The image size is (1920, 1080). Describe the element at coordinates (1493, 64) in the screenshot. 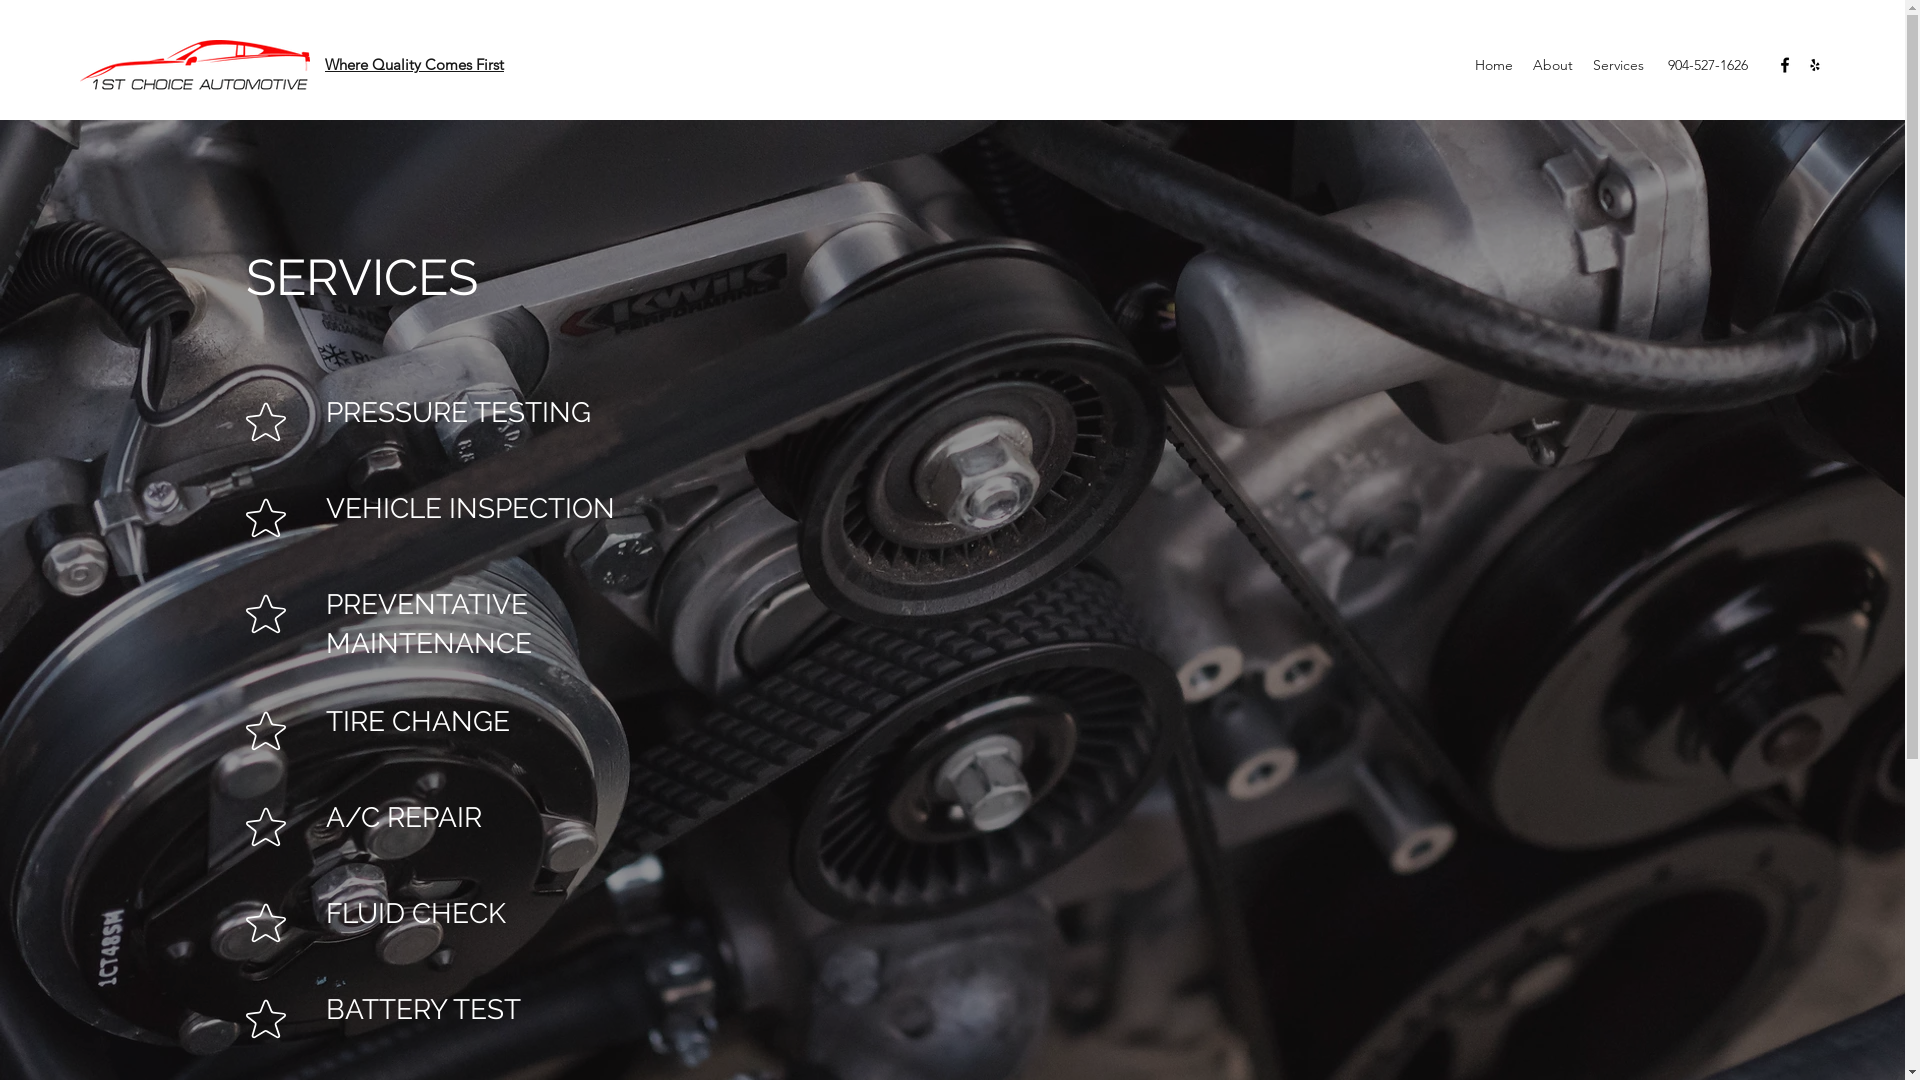

I see `'Home'` at that location.